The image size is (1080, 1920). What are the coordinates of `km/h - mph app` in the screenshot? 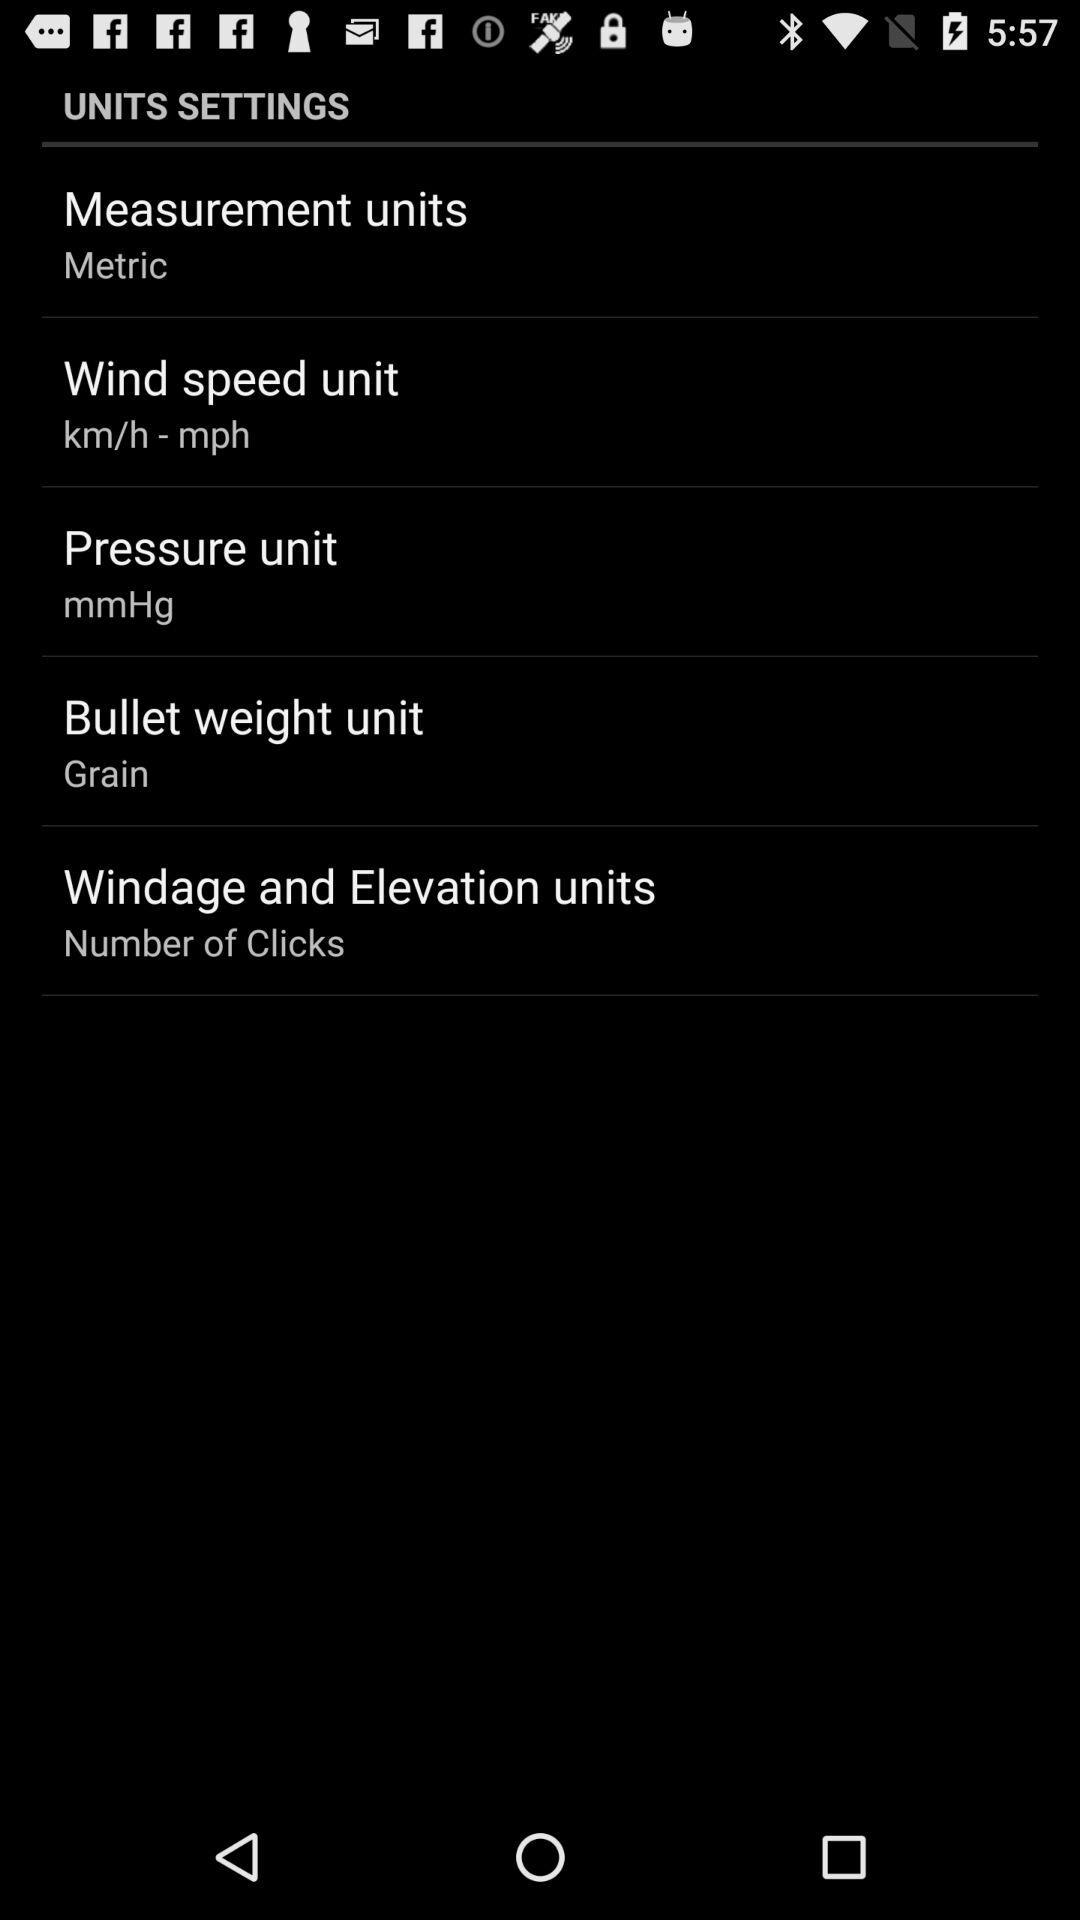 It's located at (155, 432).